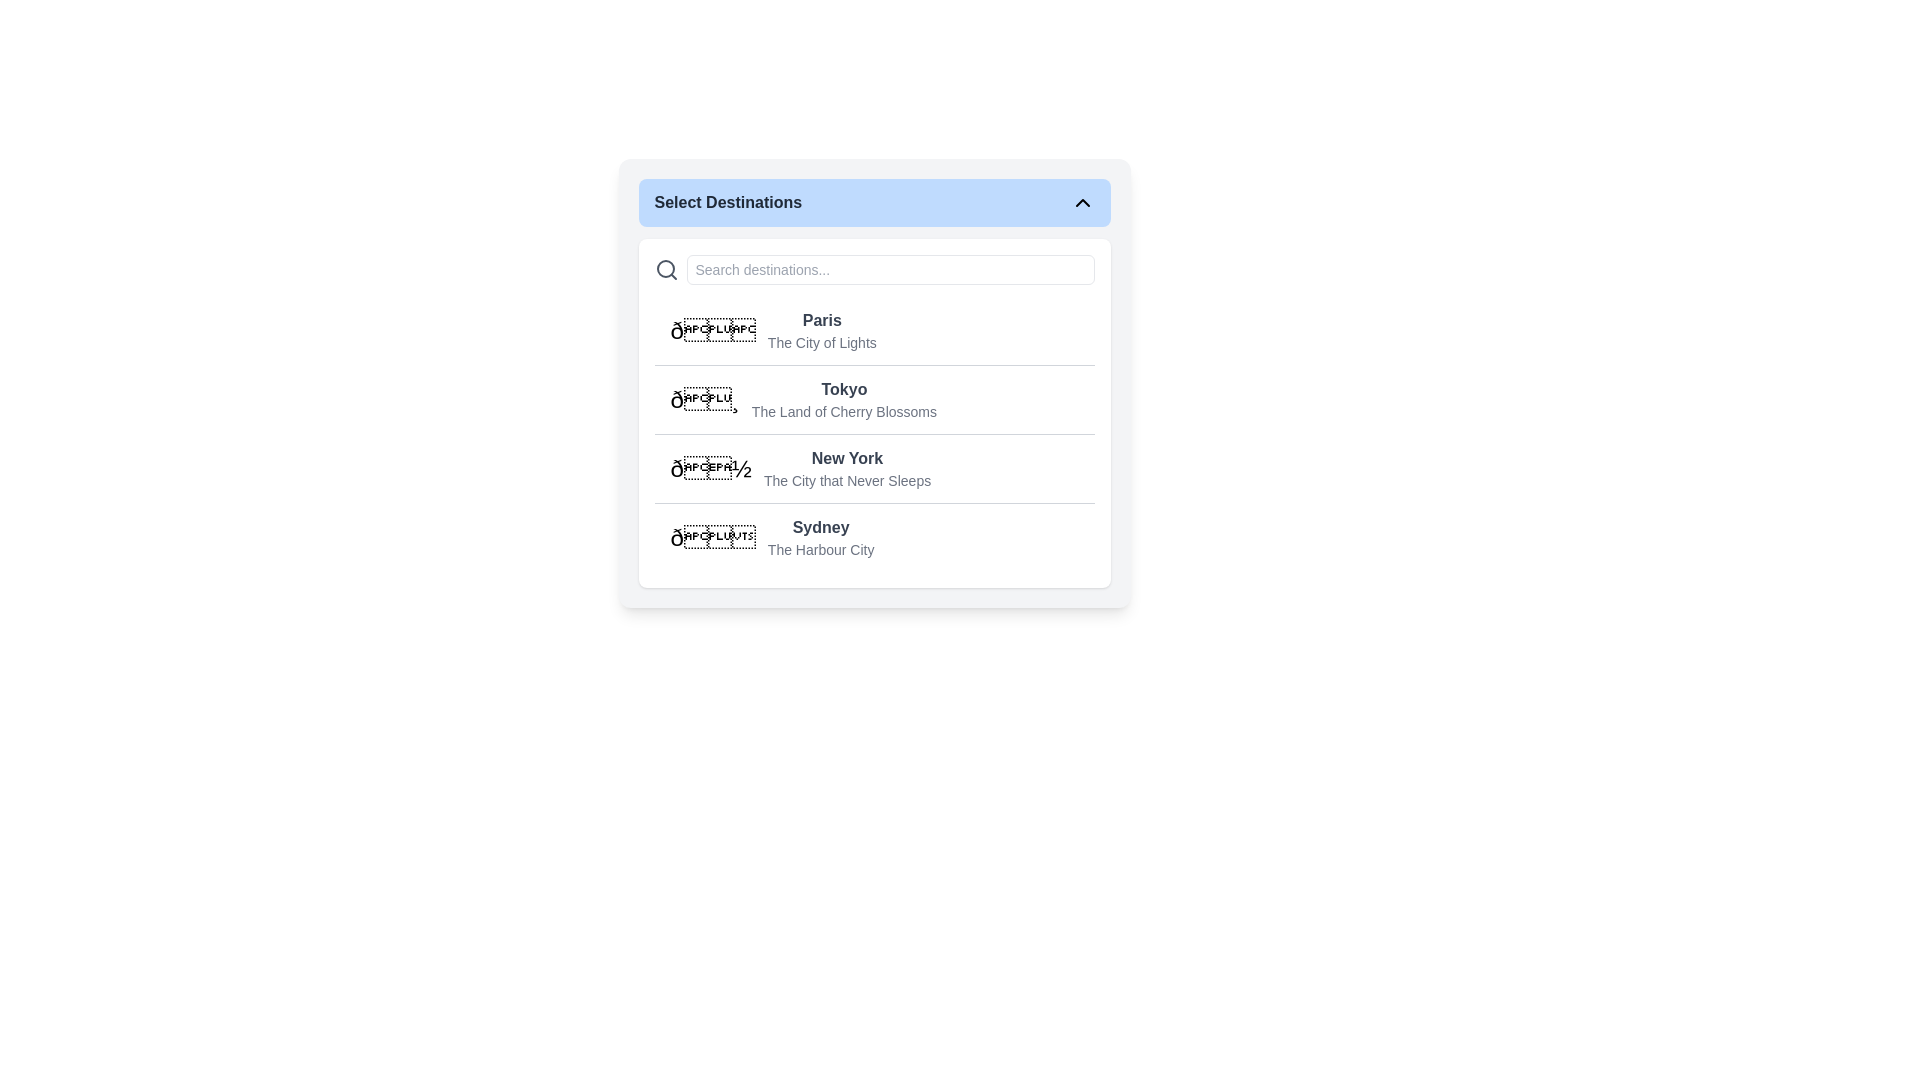  What do you see at coordinates (847, 469) in the screenshot?
I see `the selectable list item for 'New York' in the dropdown menu under 'Select Destinations'` at bounding box center [847, 469].